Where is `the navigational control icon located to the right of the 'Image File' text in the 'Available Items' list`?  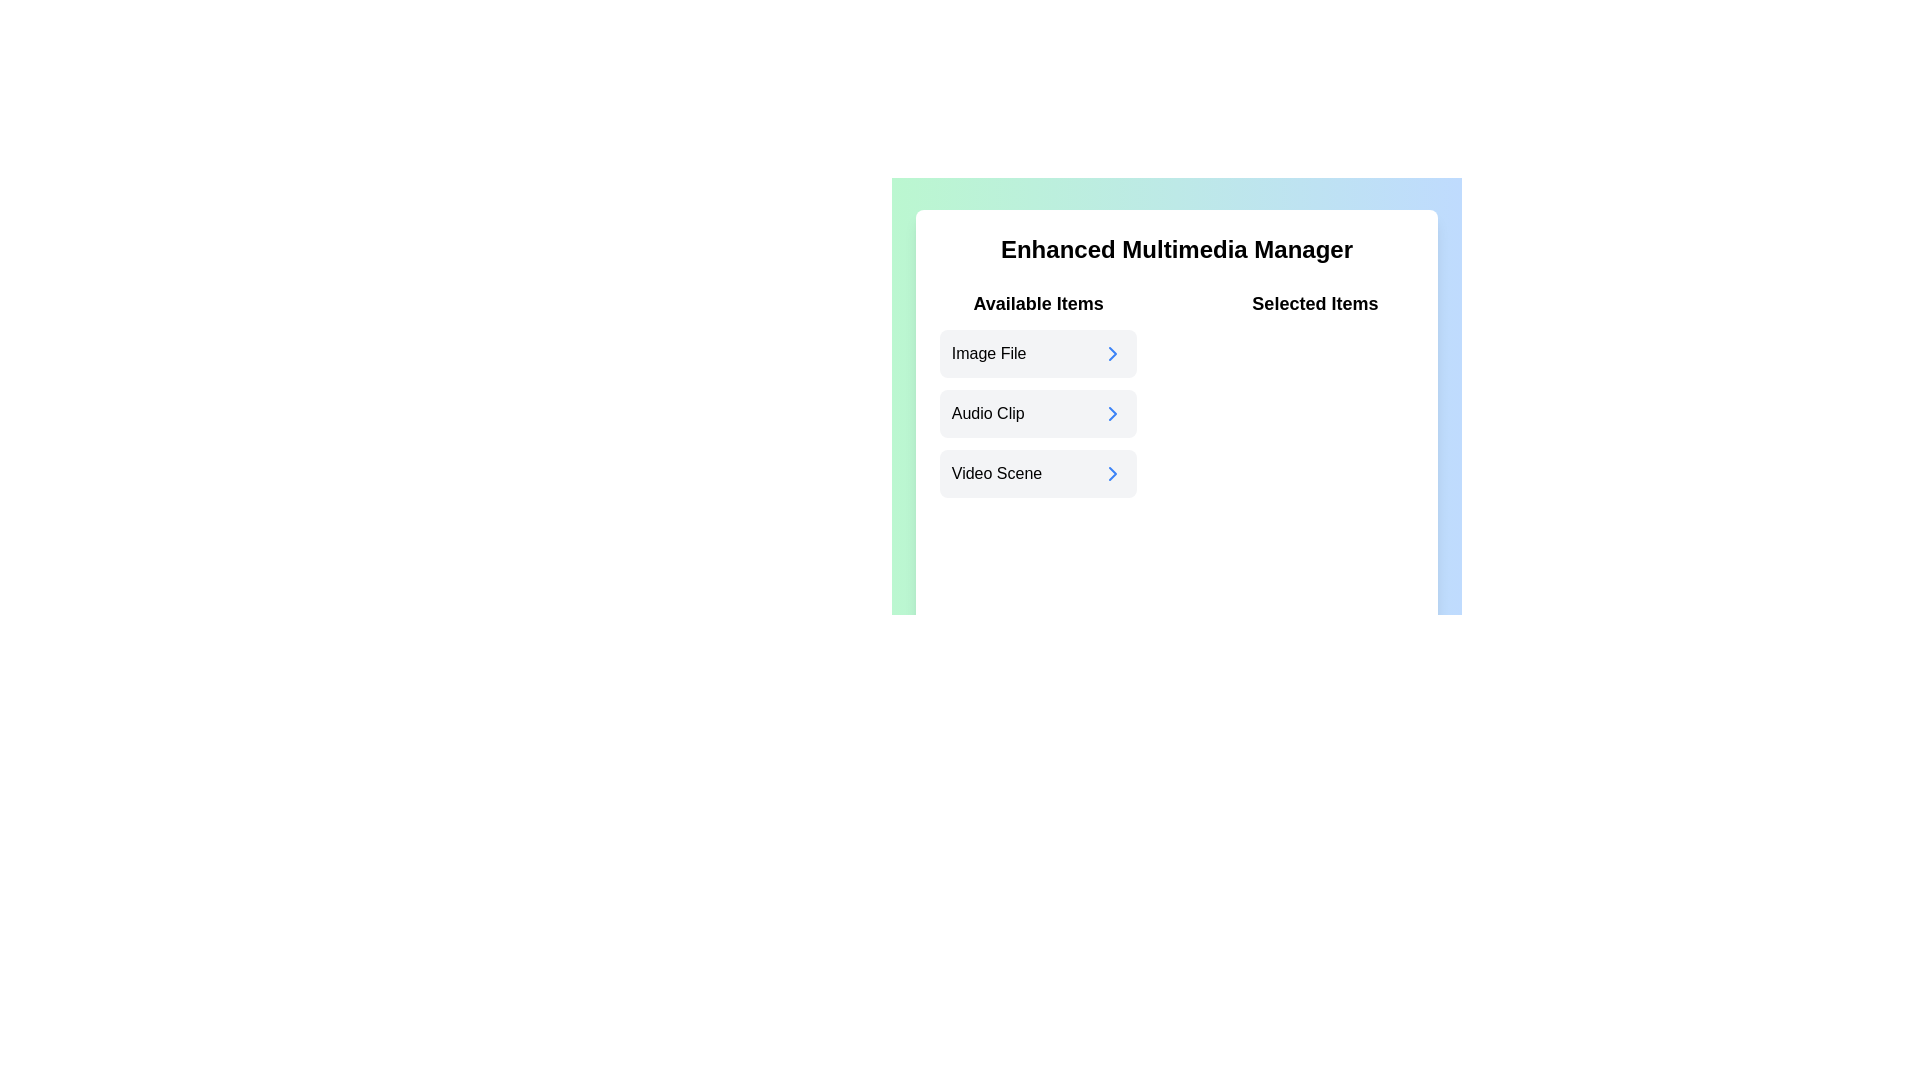
the navigational control icon located to the right of the 'Image File' text in the 'Available Items' list is located at coordinates (1112, 353).